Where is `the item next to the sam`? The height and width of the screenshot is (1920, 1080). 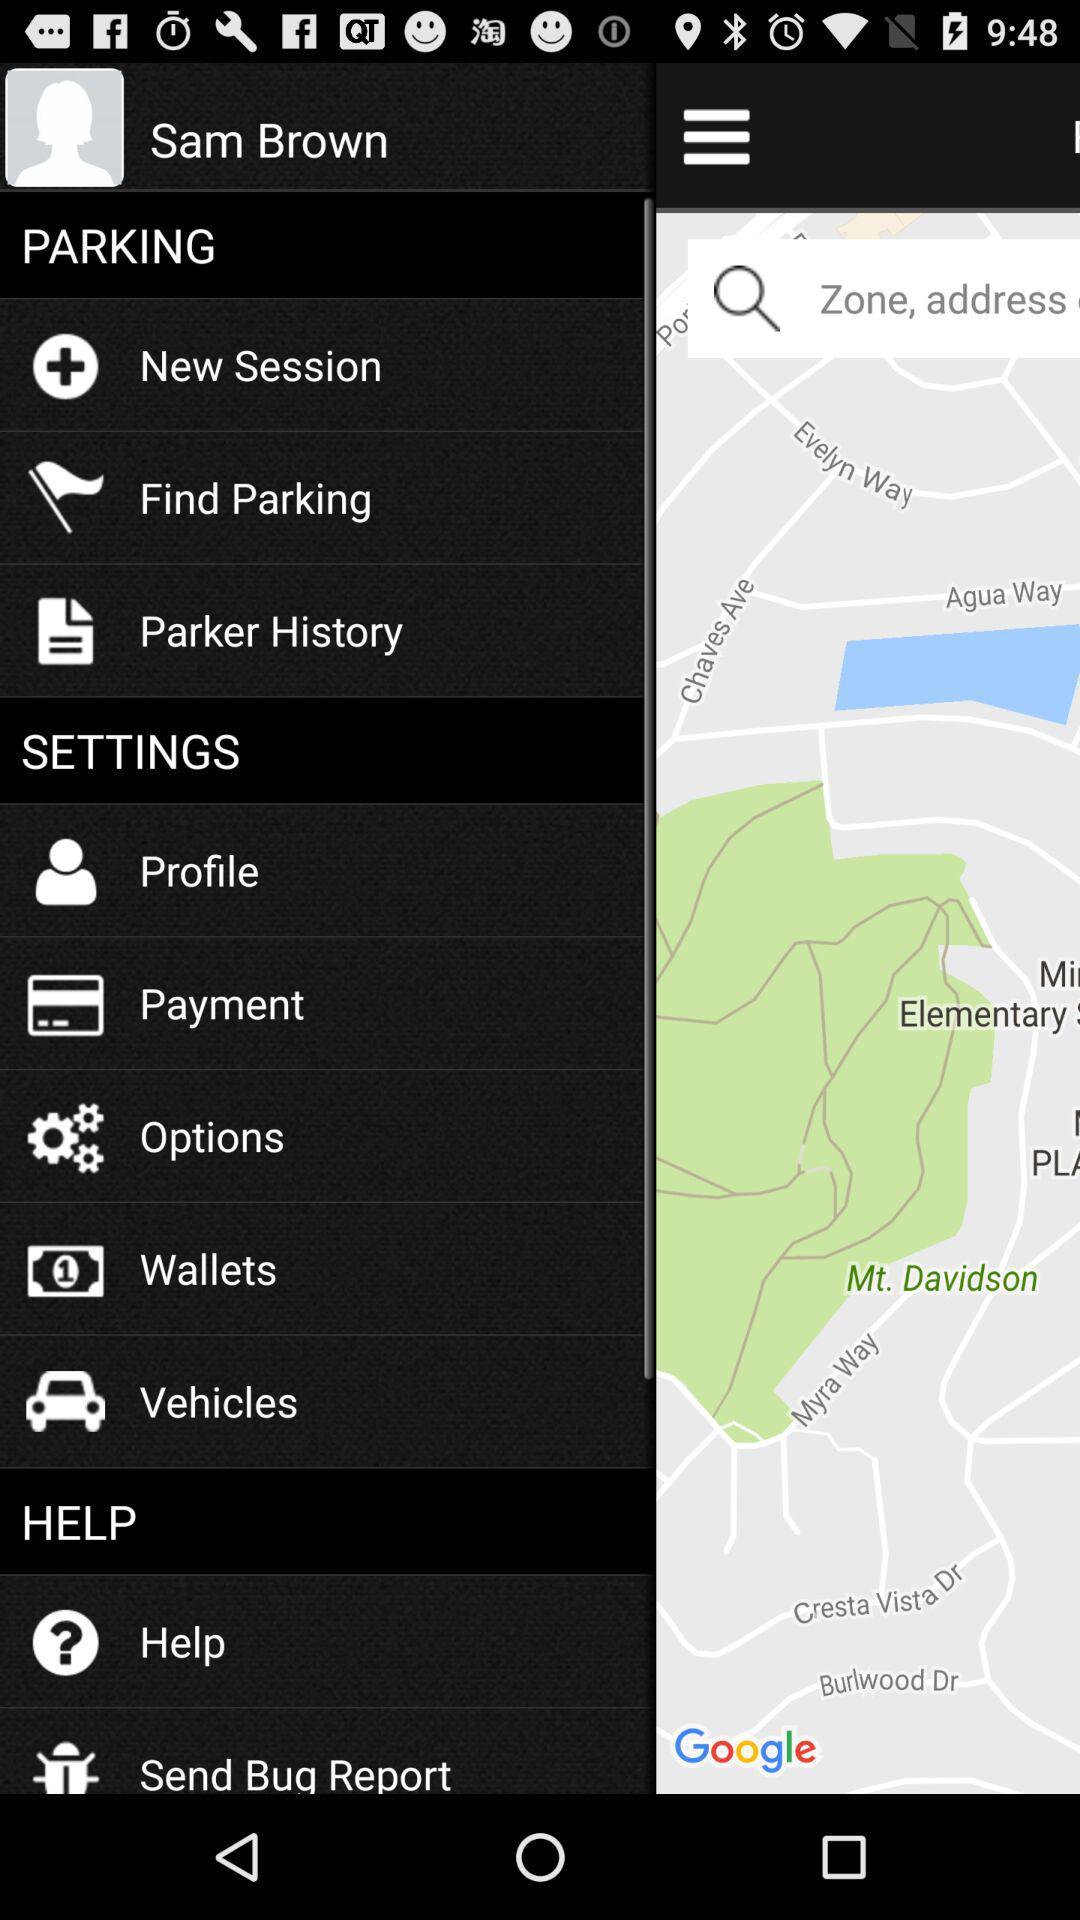
the item next to the sam is located at coordinates (867, 1000).